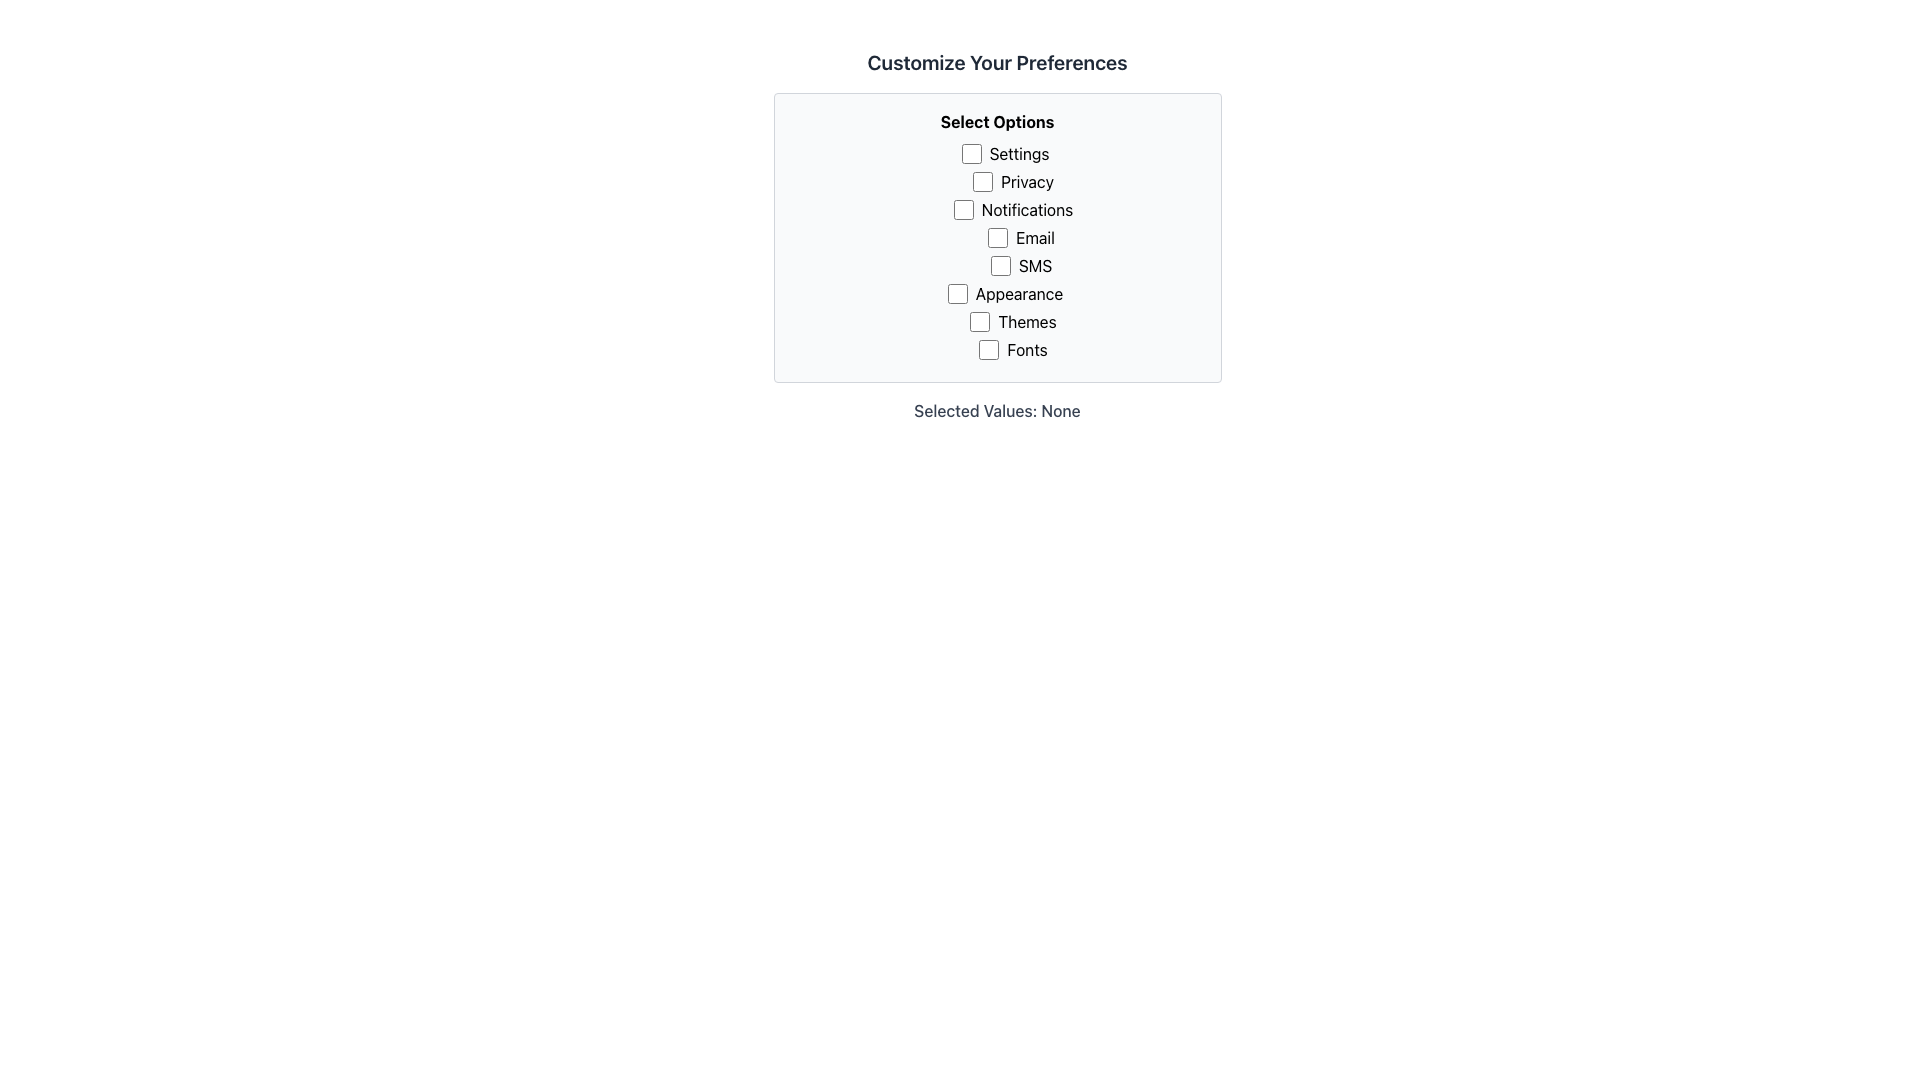  I want to click on the first labeled checkbox in the 'Select Options' section to check or uncheck it, so click(1005, 153).